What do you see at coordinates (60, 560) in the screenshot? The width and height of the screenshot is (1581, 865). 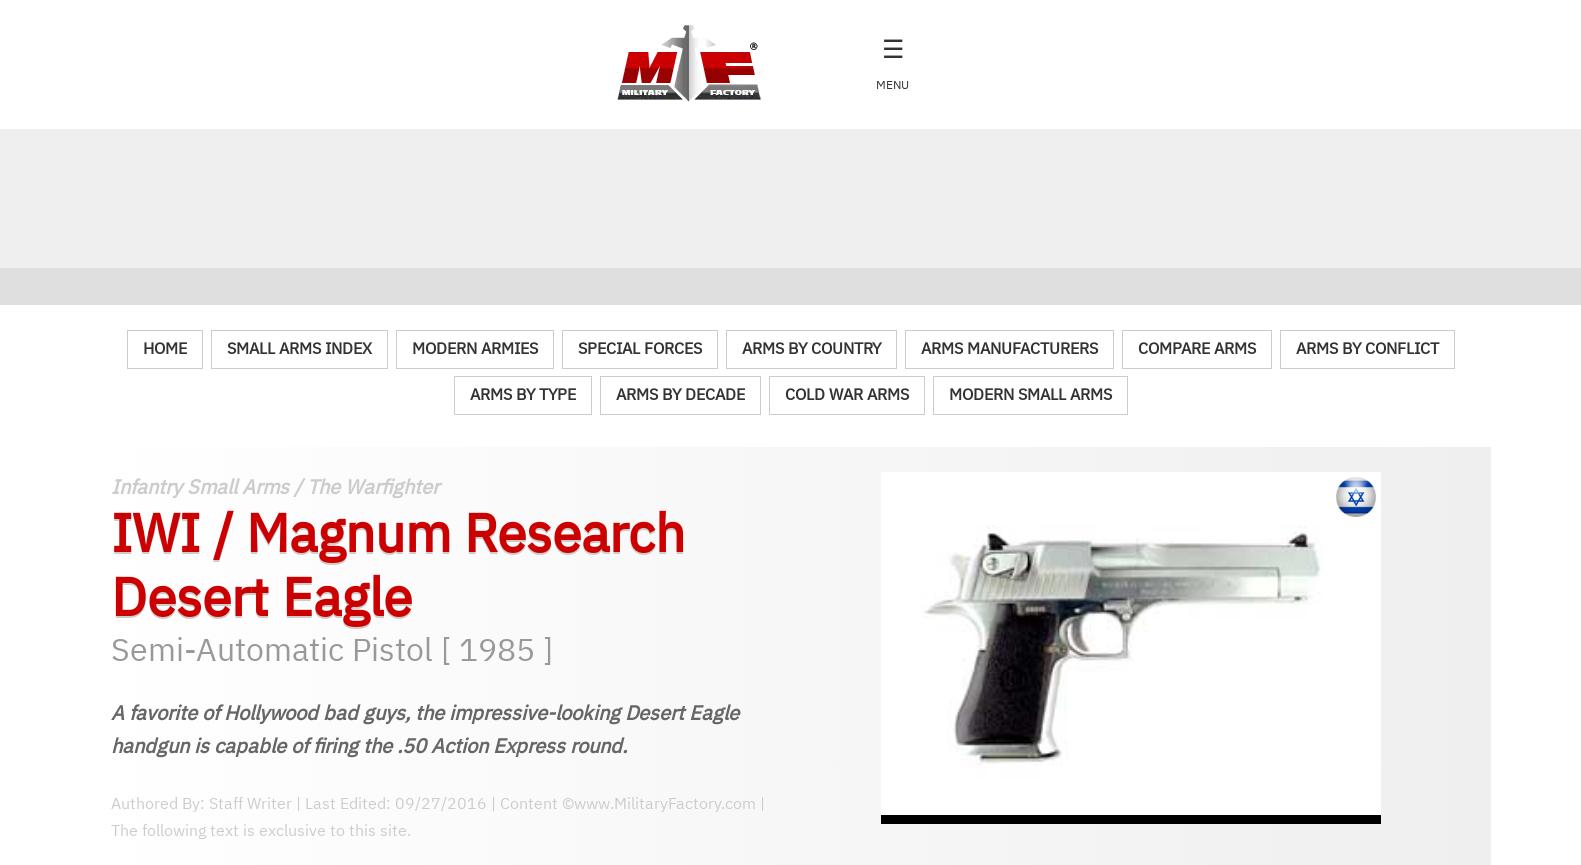 I see `'Warships & Submarines'` at bounding box center [60, 560].